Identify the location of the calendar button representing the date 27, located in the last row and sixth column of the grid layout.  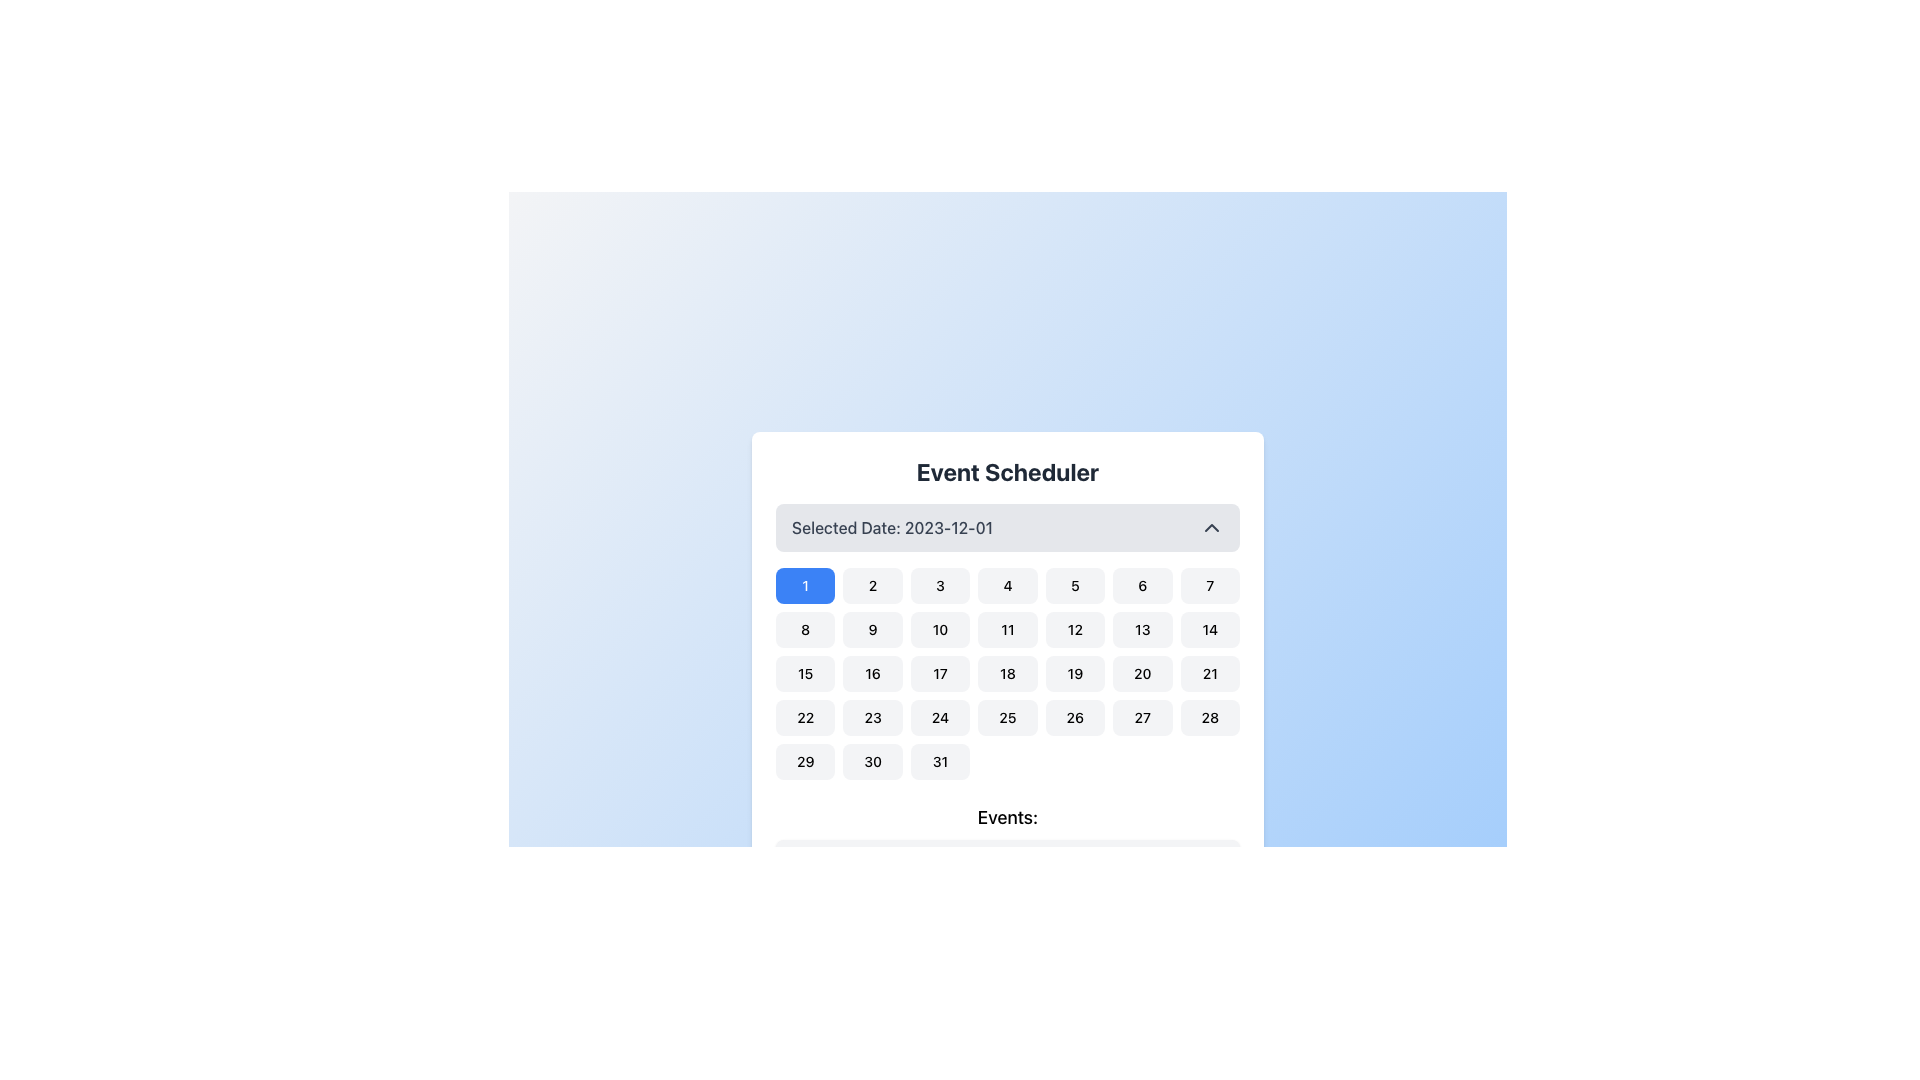
(1142, 716).